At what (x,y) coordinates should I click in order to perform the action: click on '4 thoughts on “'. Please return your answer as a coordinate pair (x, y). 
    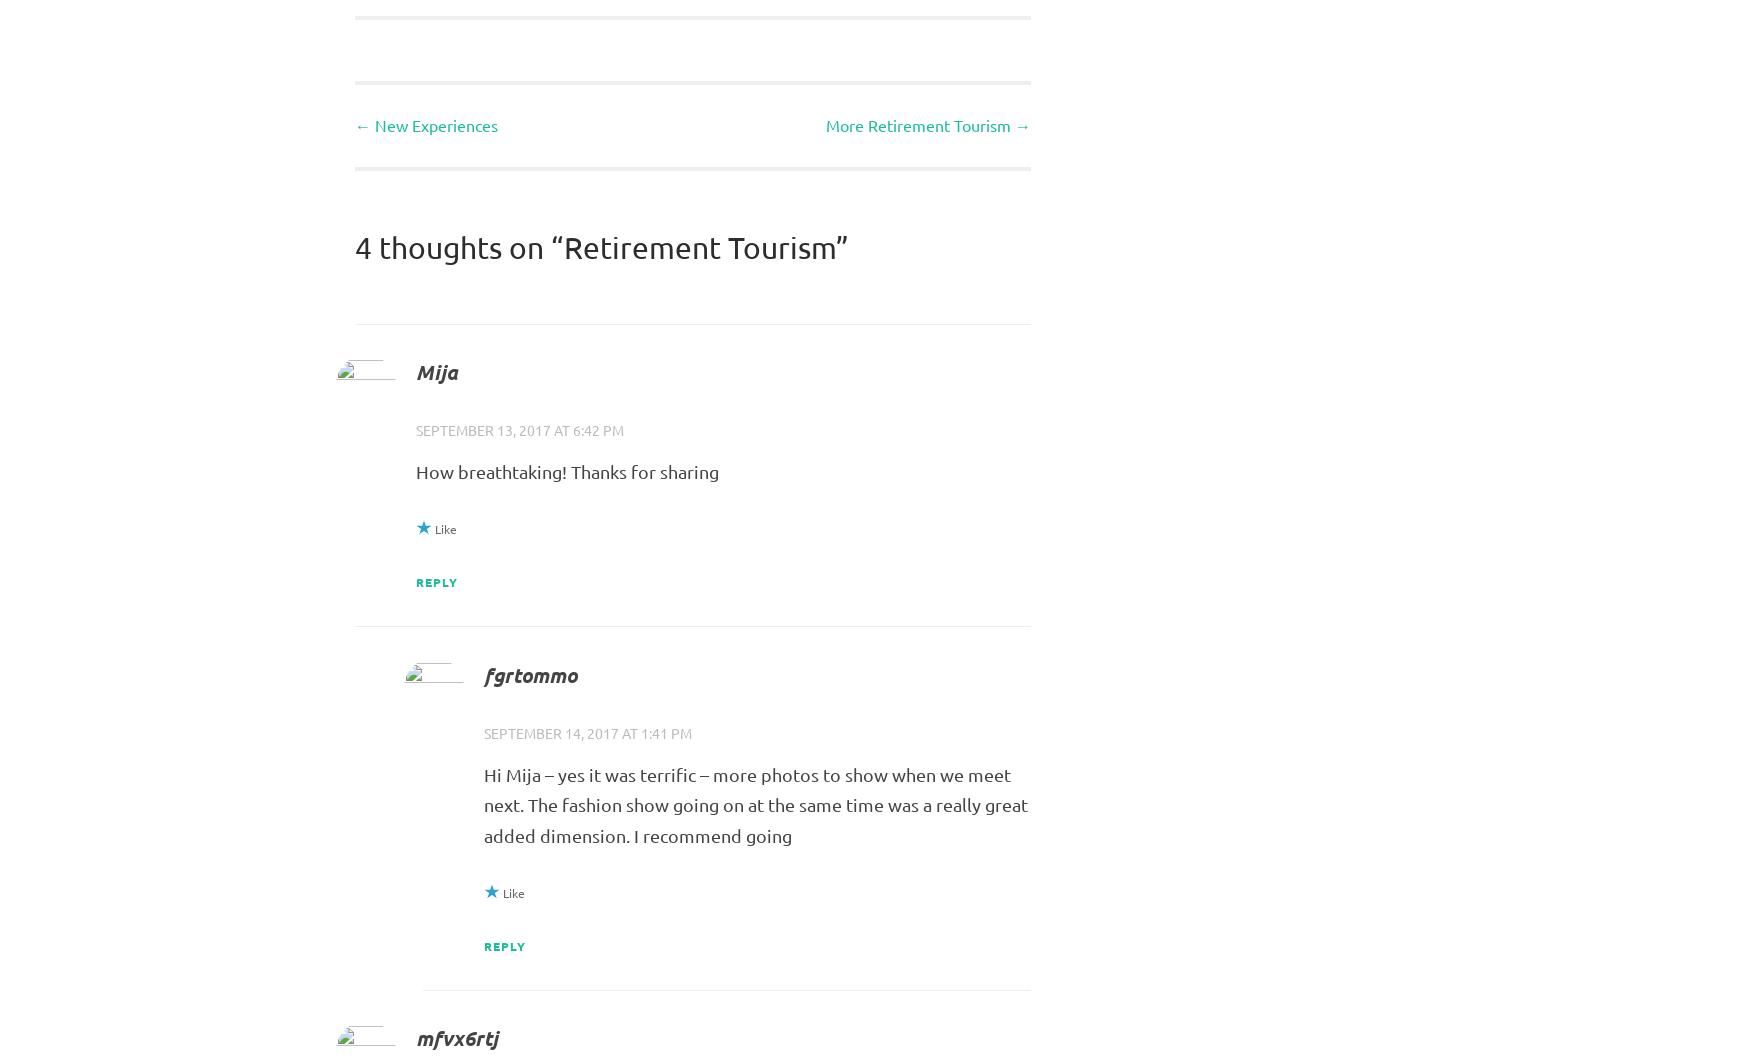
    Looking at the image, I should click on (459, 246).